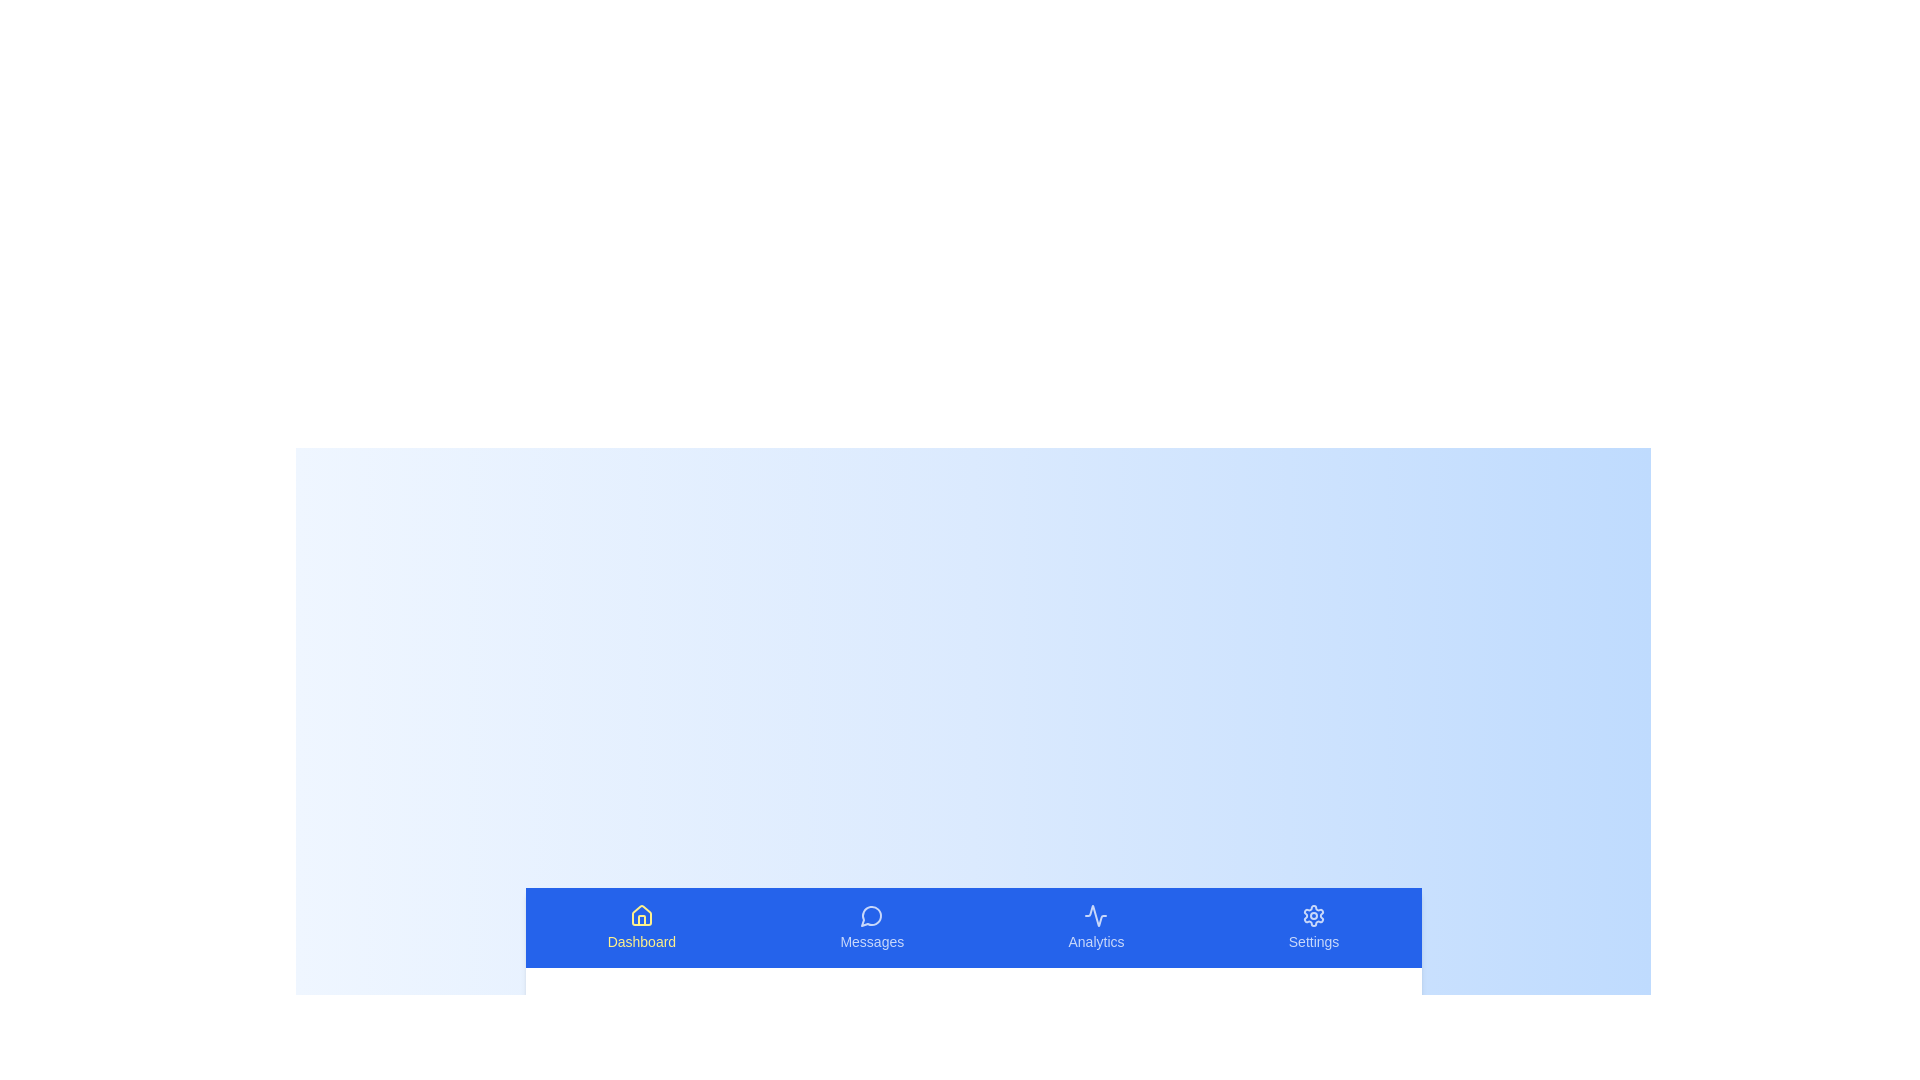  Describe the element at coordinates (1314, 928) in the screenshot. I see `the tab labeled Settings to select it` at that location.